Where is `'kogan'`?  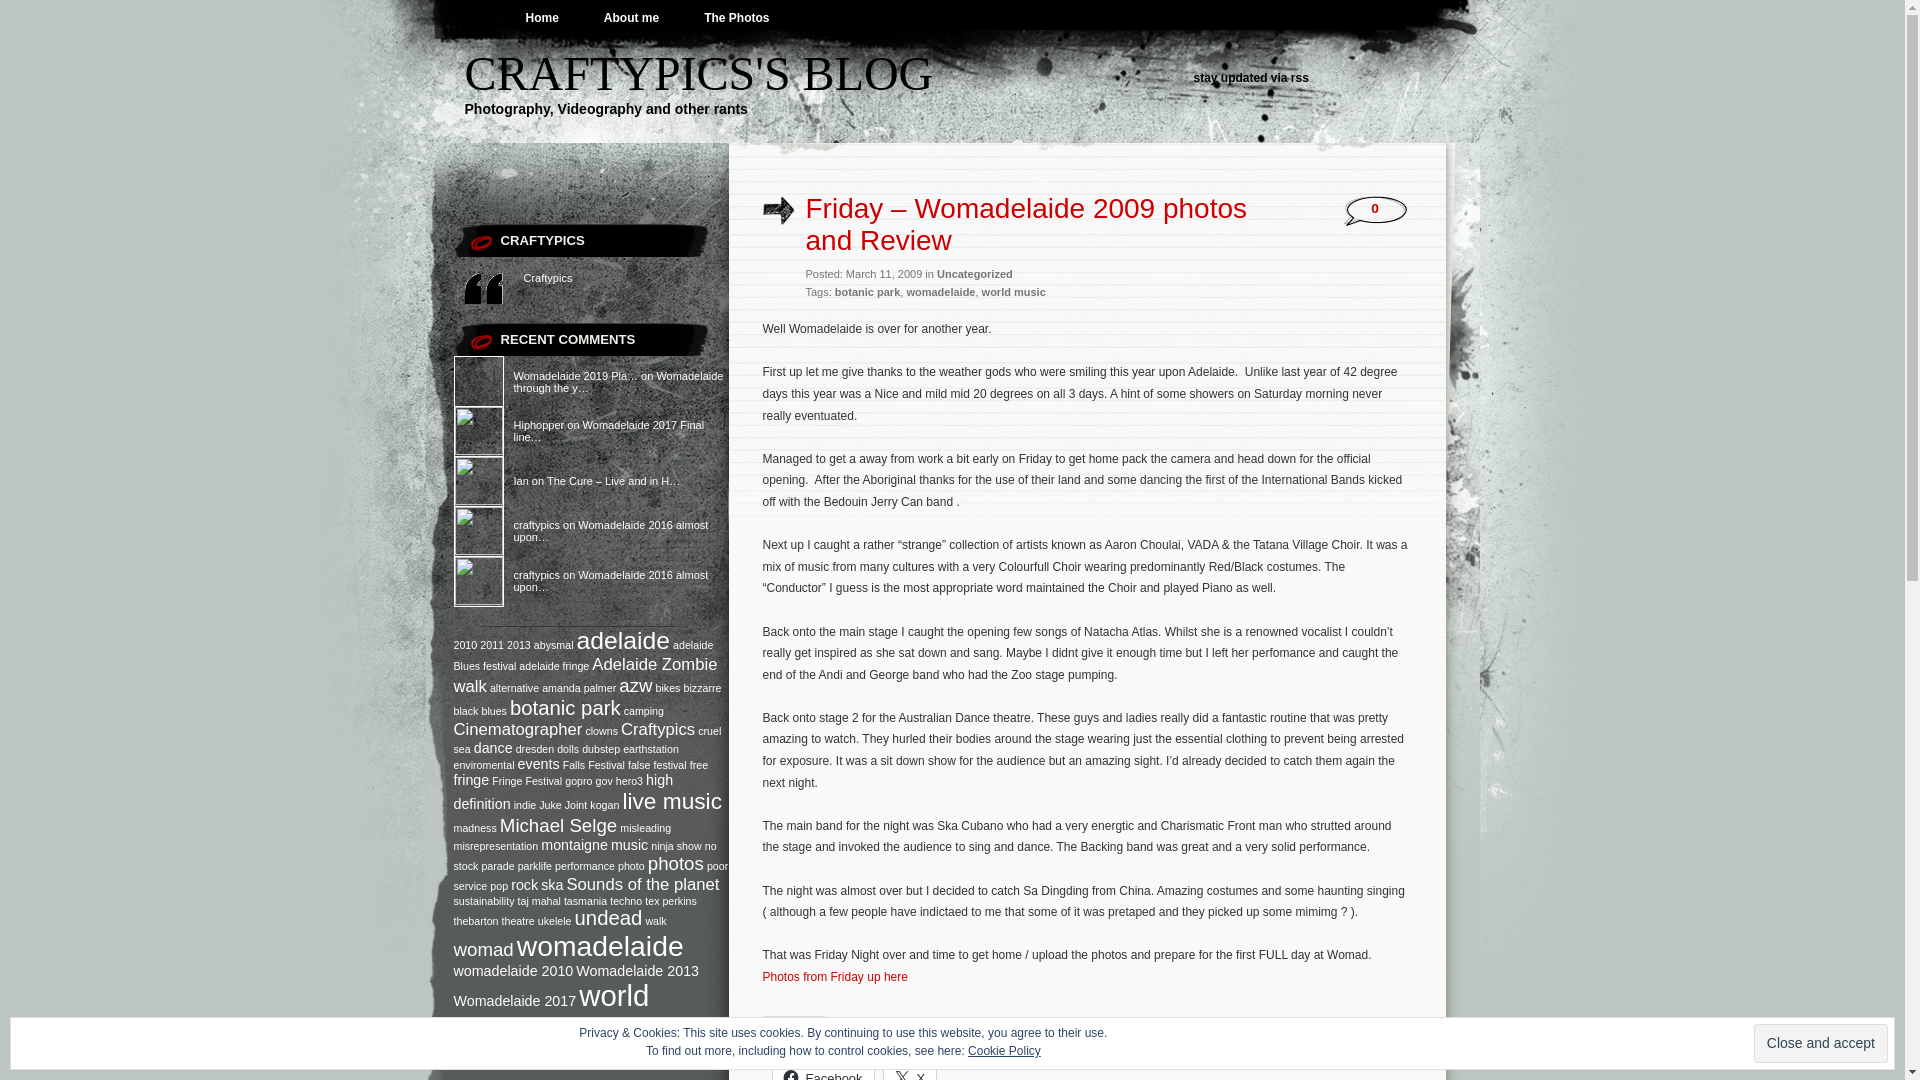 'kogan' is located at coordinates (603, 804).